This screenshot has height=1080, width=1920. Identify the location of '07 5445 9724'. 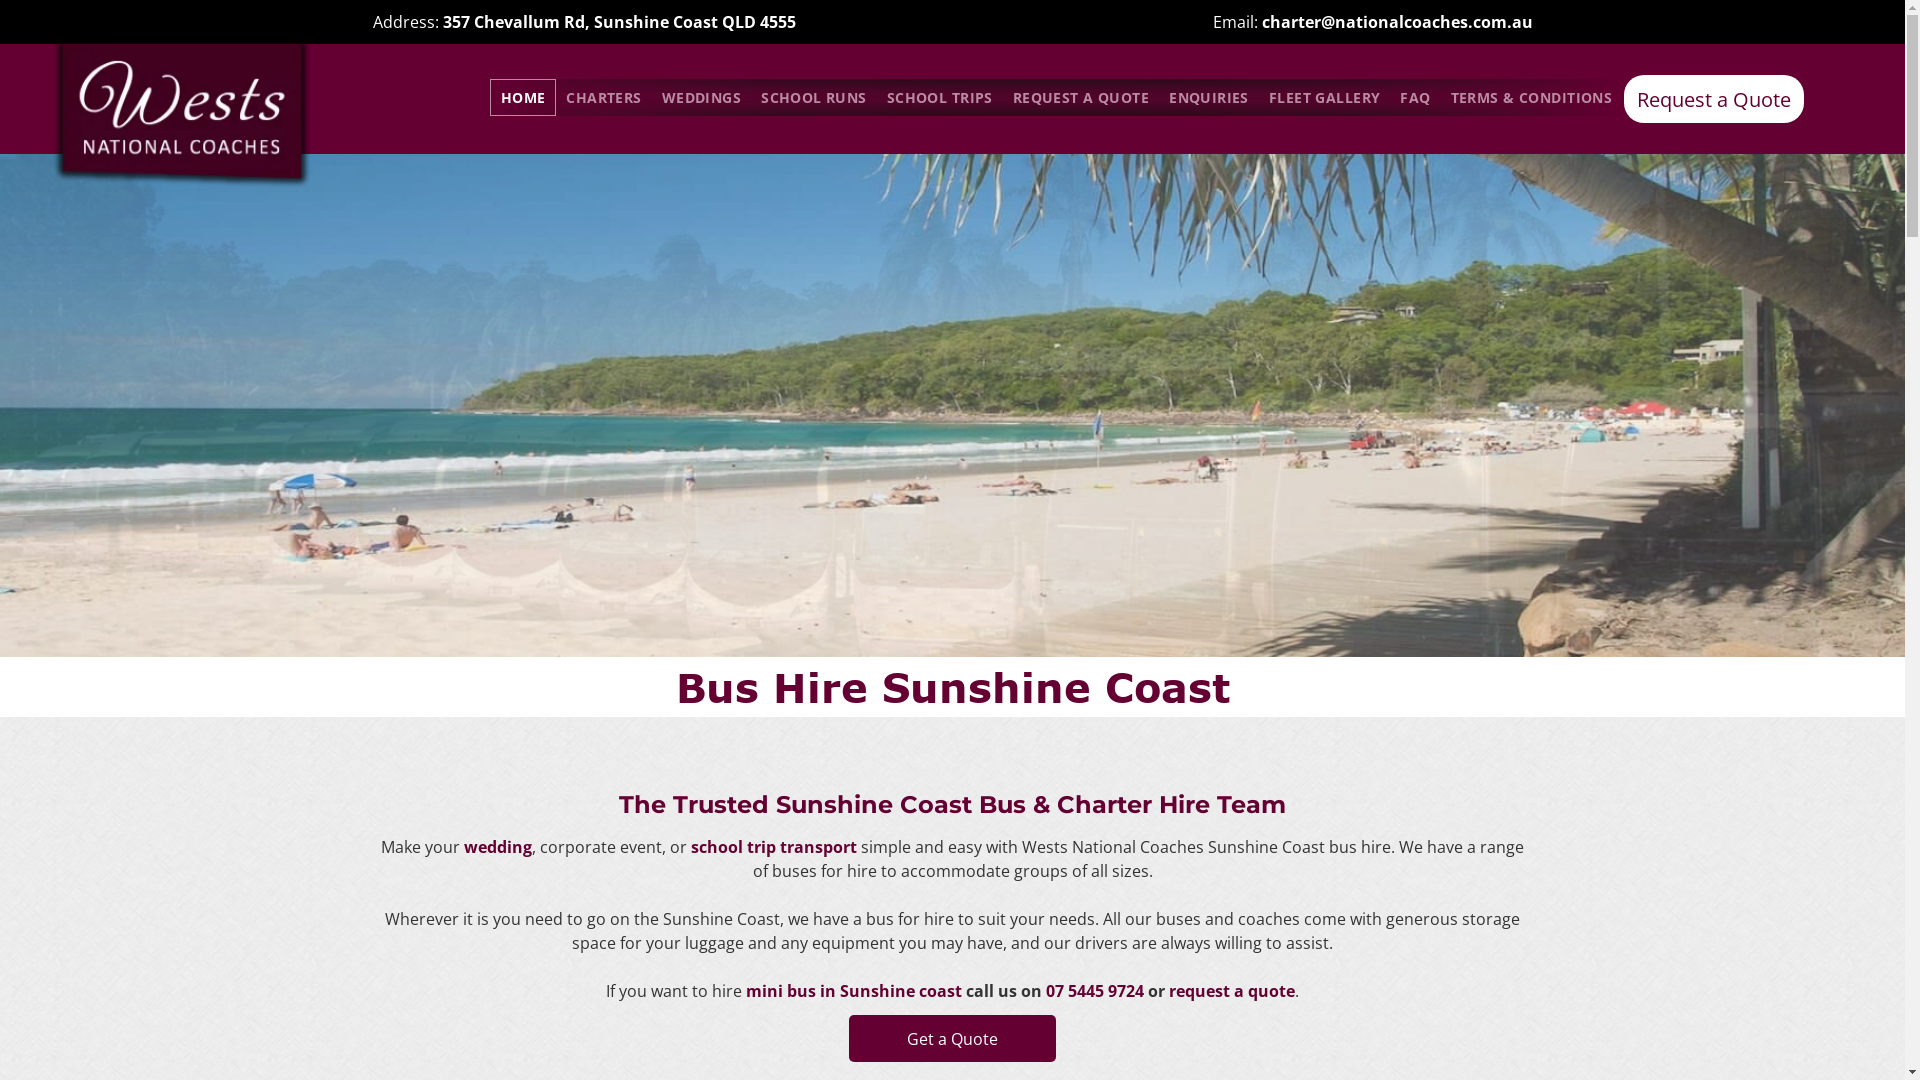
(1093, 991).